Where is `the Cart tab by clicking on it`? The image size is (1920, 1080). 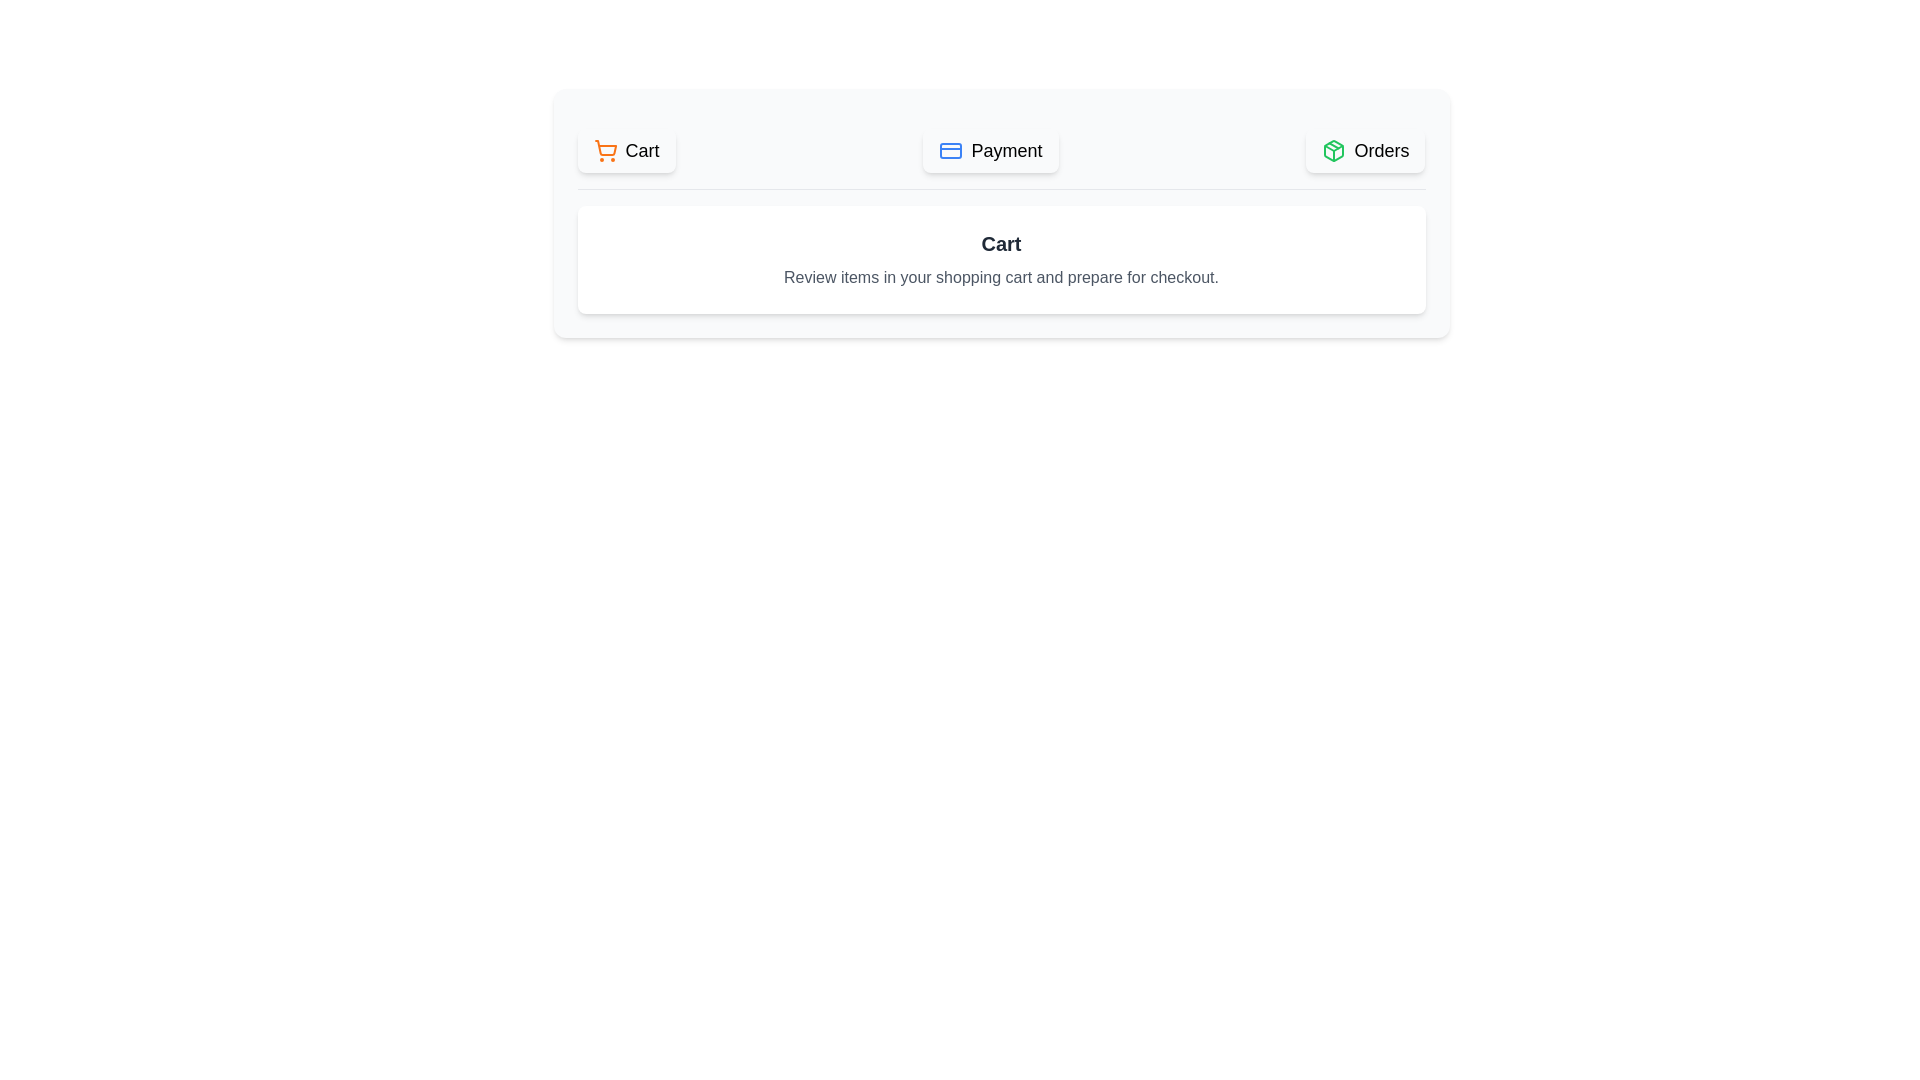
the Cart tab by clicking on it is located at coordinates (625, 149).